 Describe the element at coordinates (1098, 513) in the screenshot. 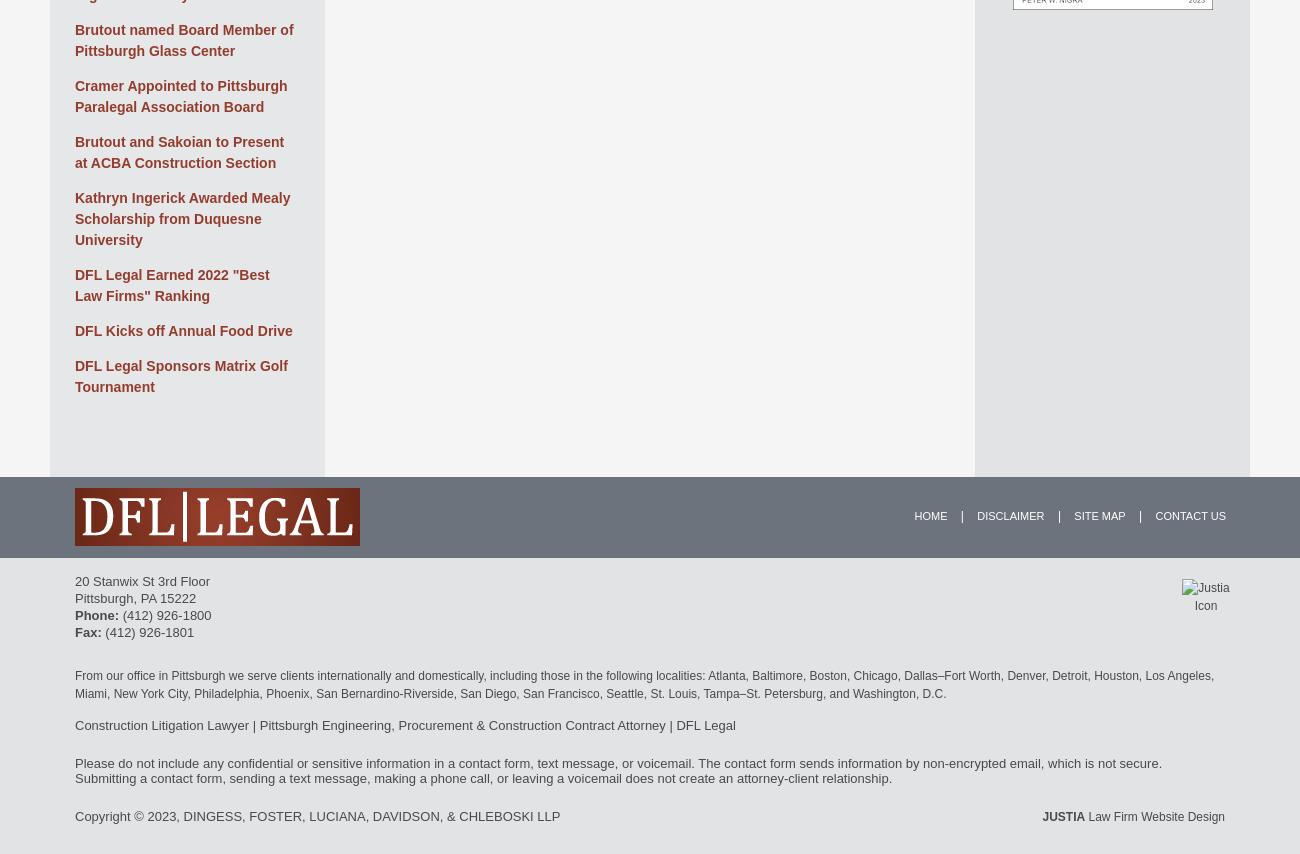

I see `'Site Map'` at that location.